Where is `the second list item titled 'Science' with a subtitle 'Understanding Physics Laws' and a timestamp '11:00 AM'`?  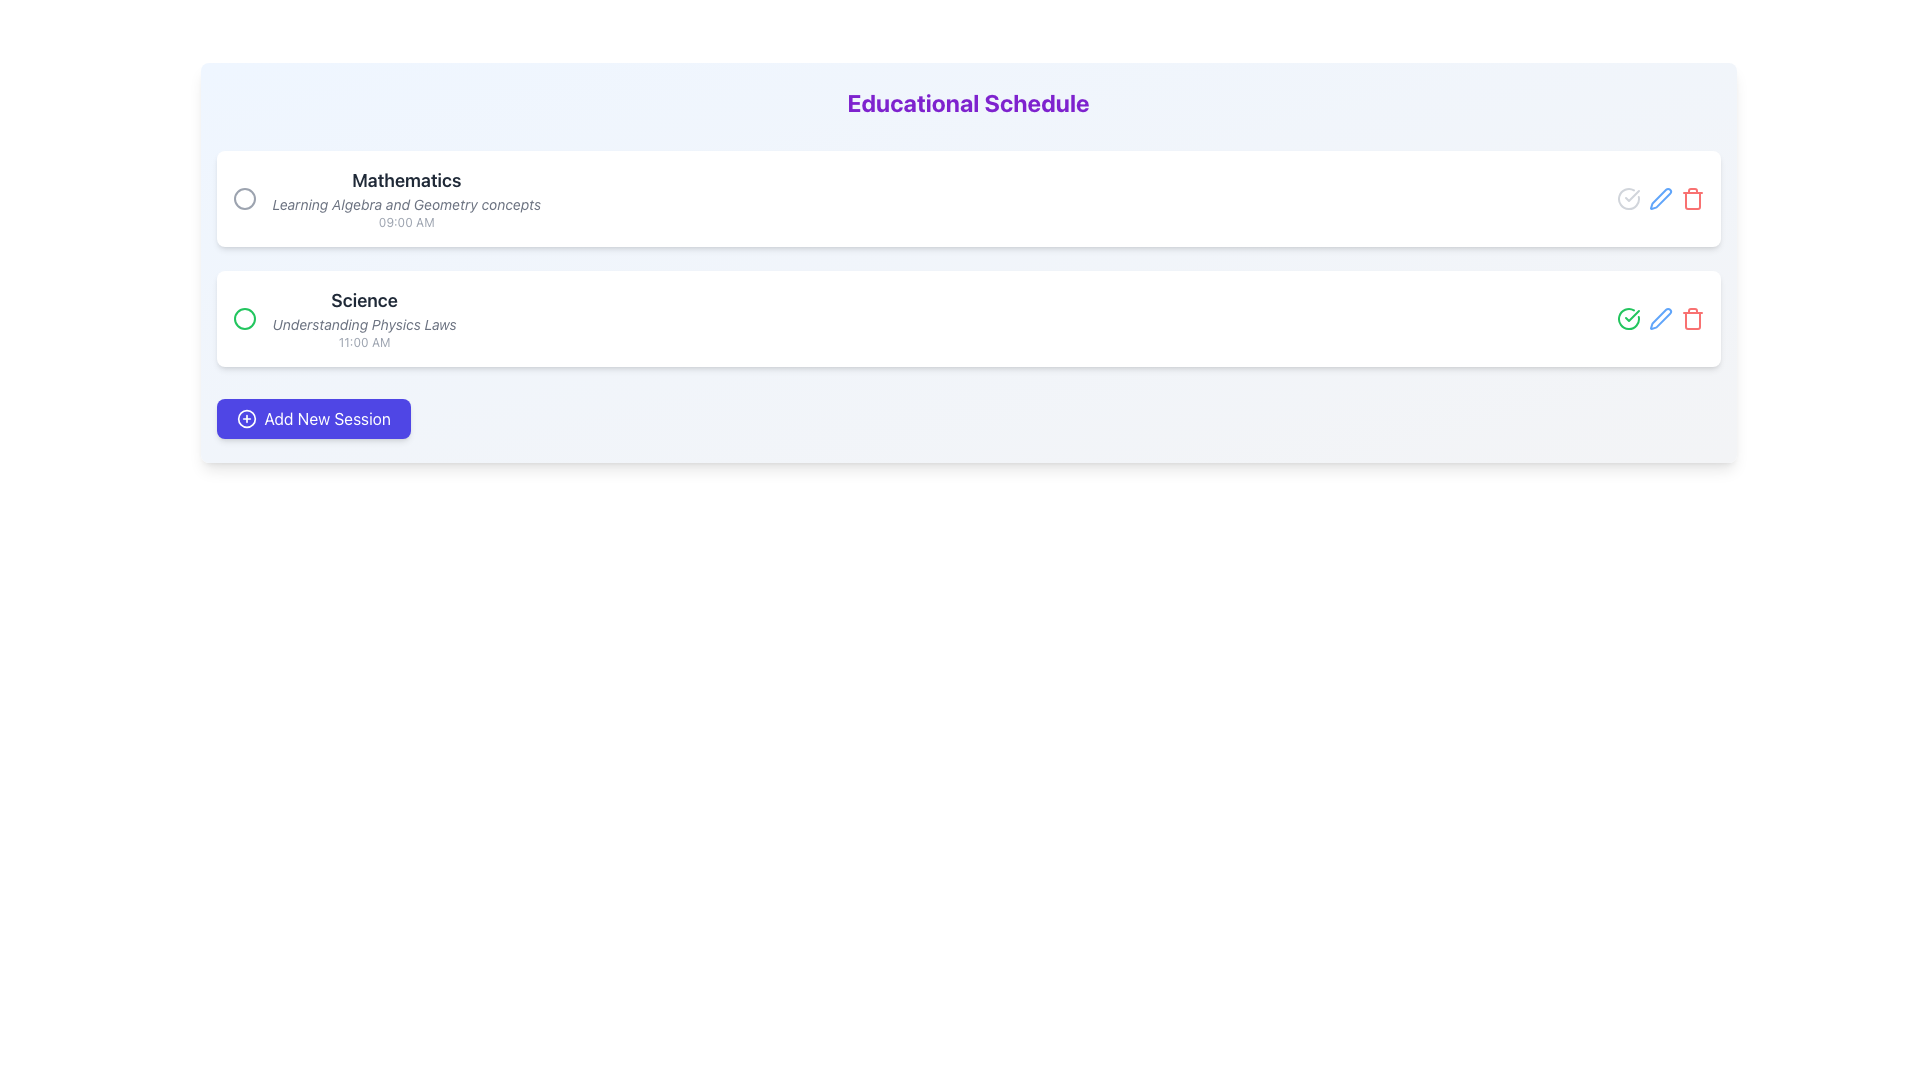 the second list item titled 'Science' with a subtitle 'Understanding Physics Laws' and a timestamp '11:00 AM' is located at coordinates (344, 318).